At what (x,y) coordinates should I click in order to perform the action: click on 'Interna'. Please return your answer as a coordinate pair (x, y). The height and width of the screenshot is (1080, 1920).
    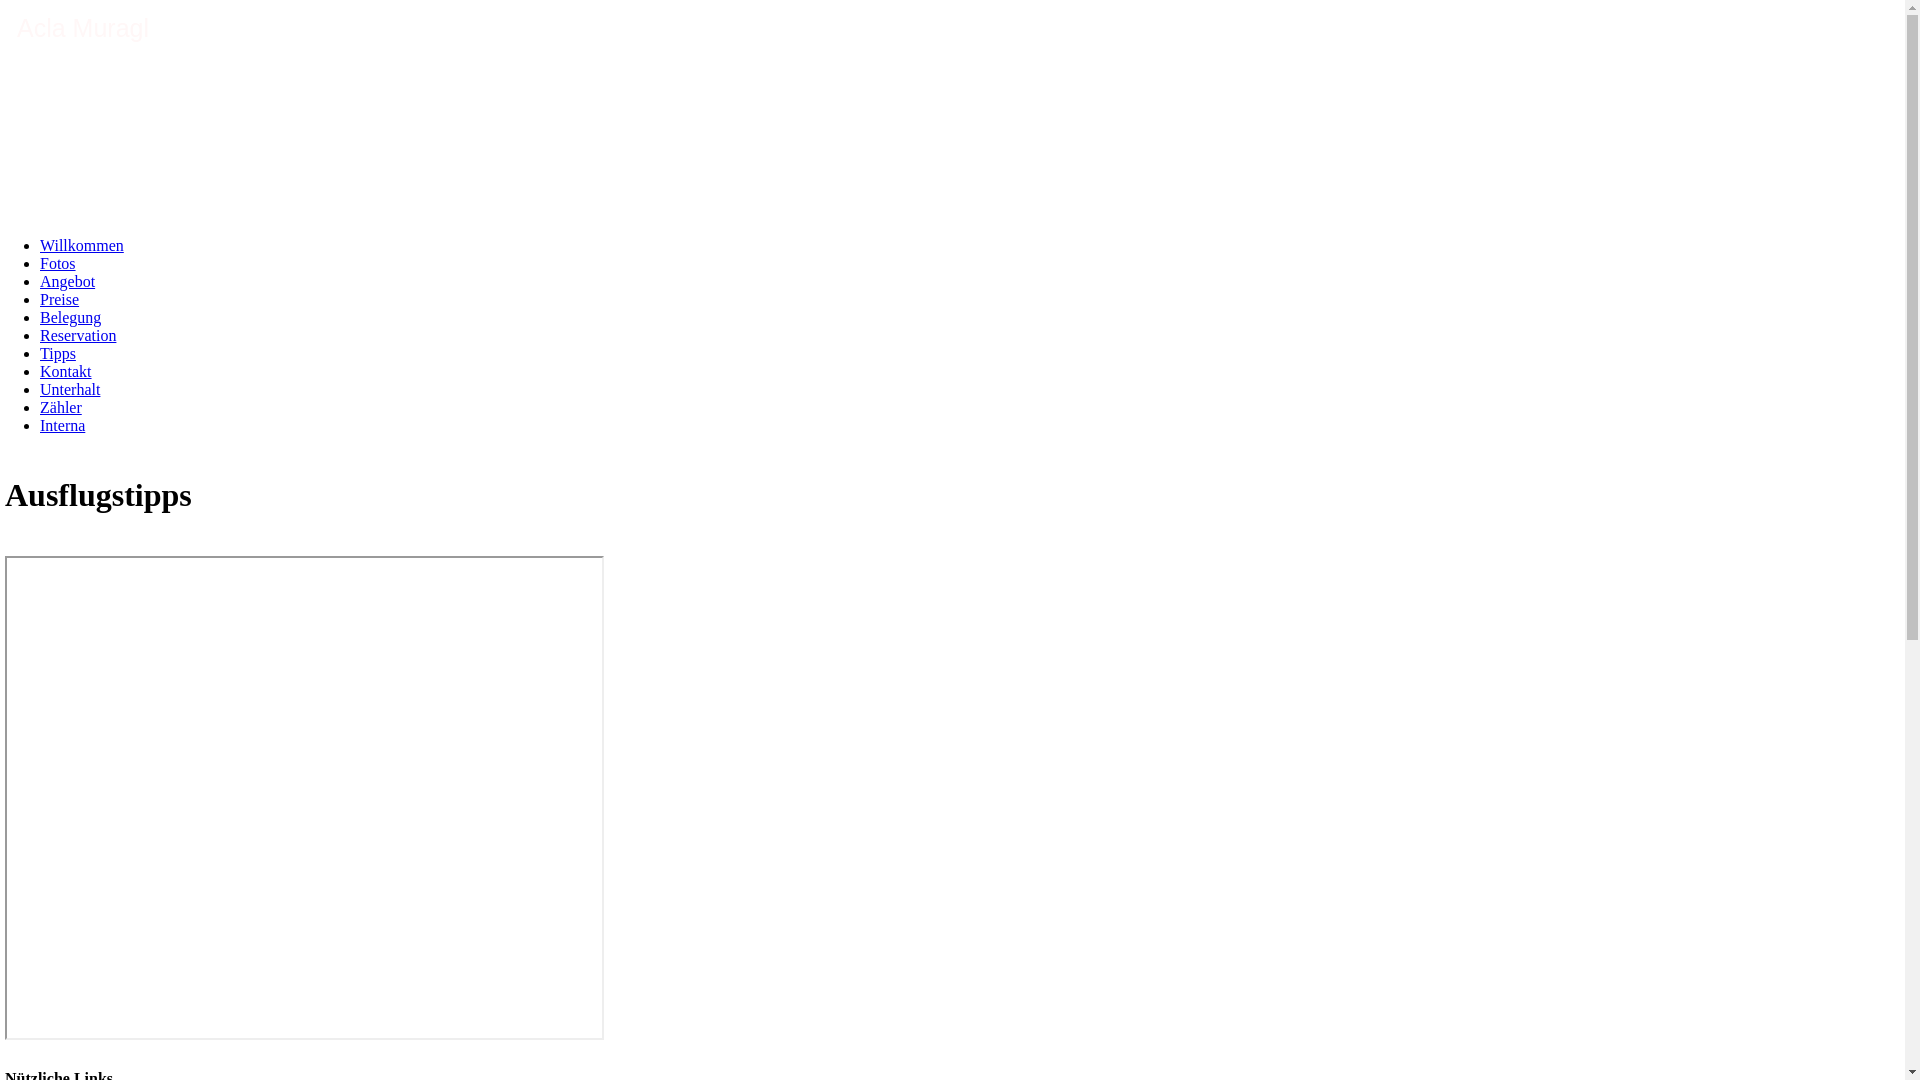
    Looking at the image, I should click on (62, 424).